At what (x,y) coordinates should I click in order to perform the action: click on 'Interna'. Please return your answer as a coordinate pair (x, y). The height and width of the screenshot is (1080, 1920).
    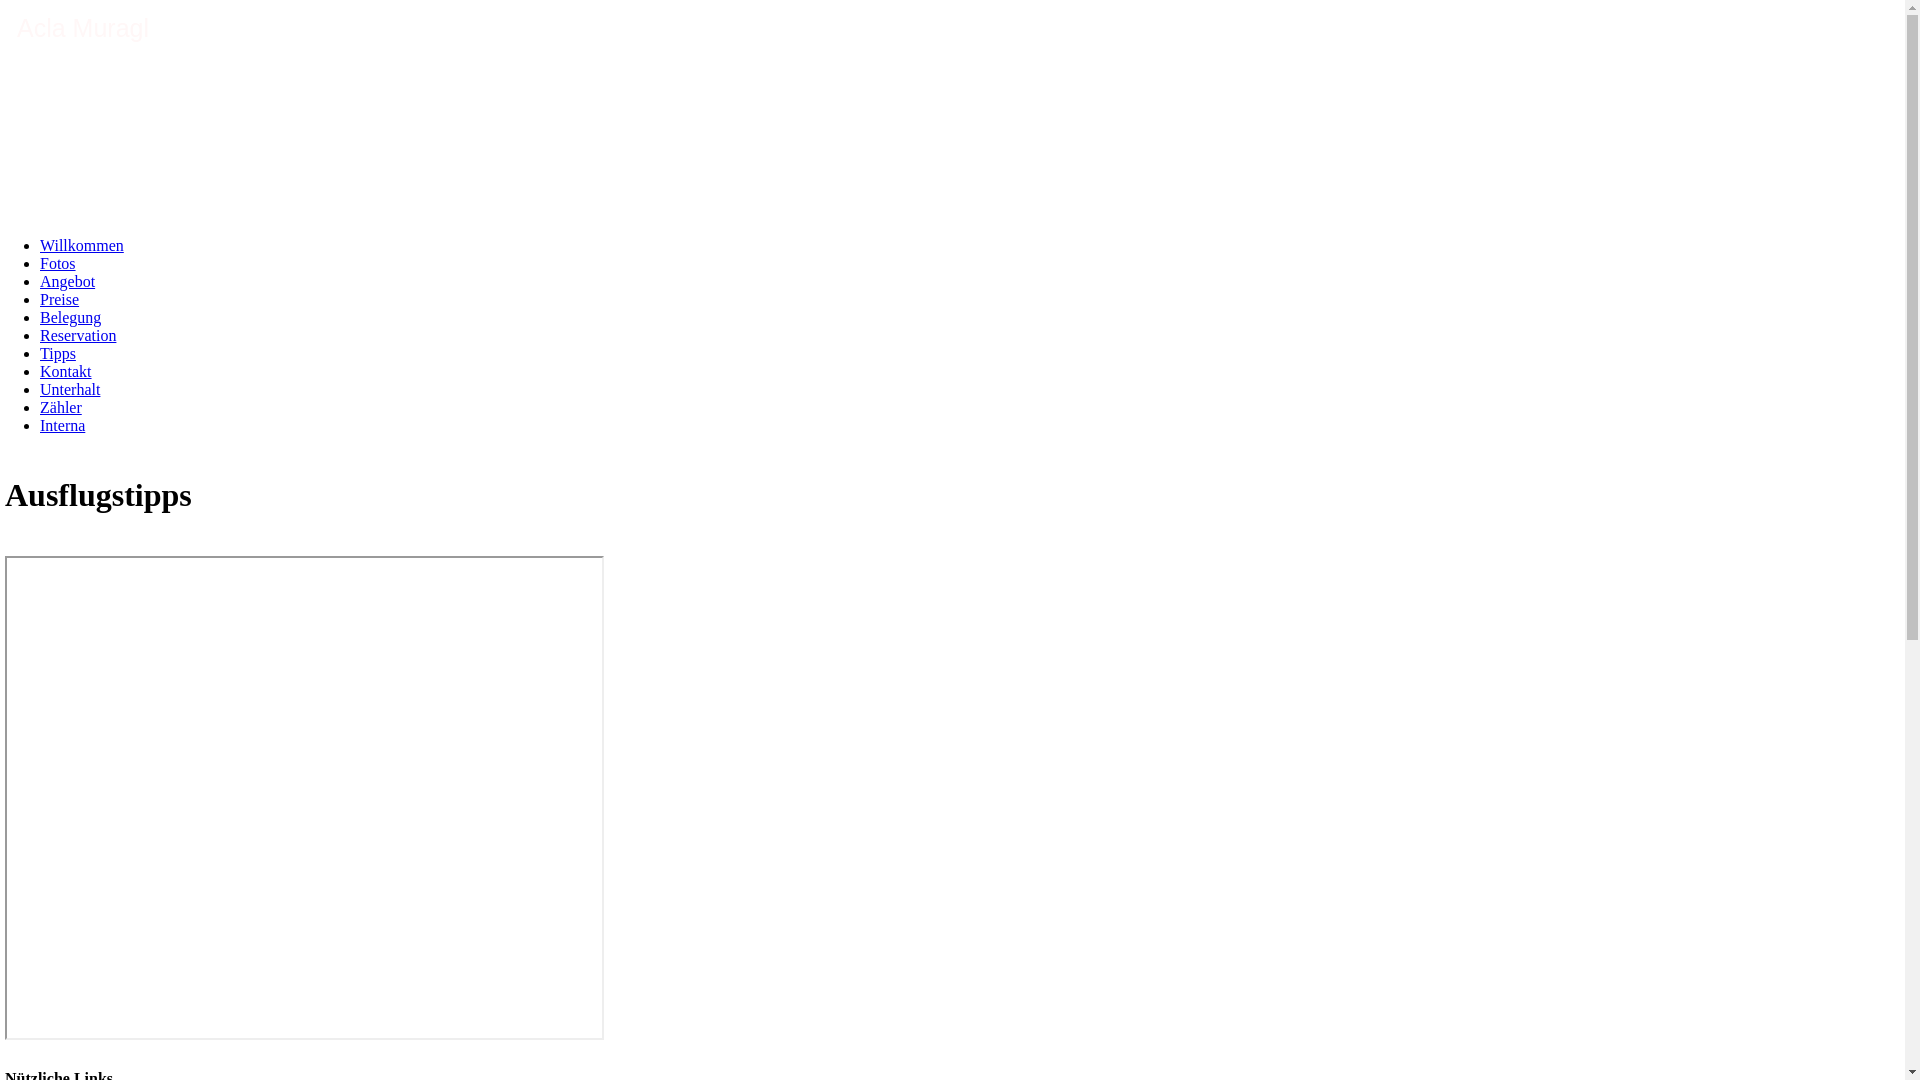
    Looking at the image, I should click on (62, 424).